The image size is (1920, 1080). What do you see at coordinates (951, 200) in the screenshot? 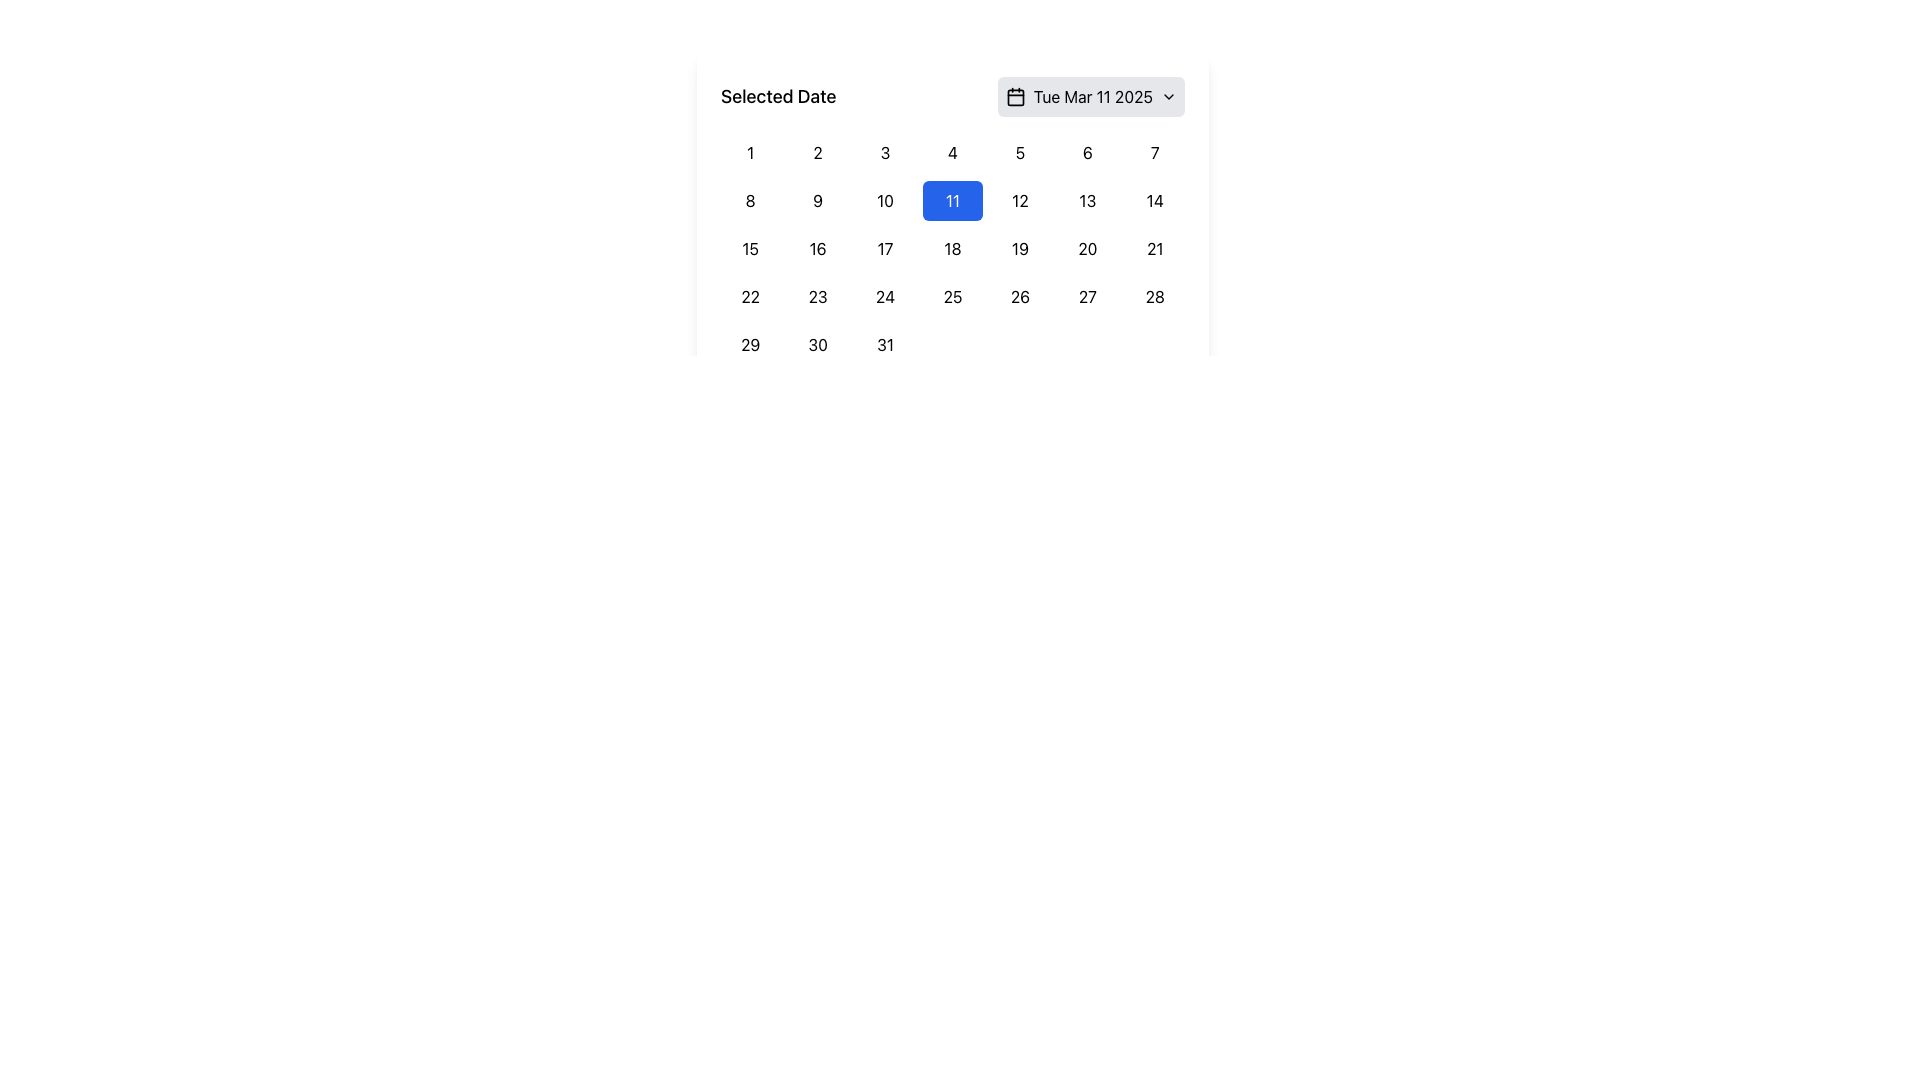
I see `the button representing the date '11' in the calendar interface` at bounding box center [951, 200].